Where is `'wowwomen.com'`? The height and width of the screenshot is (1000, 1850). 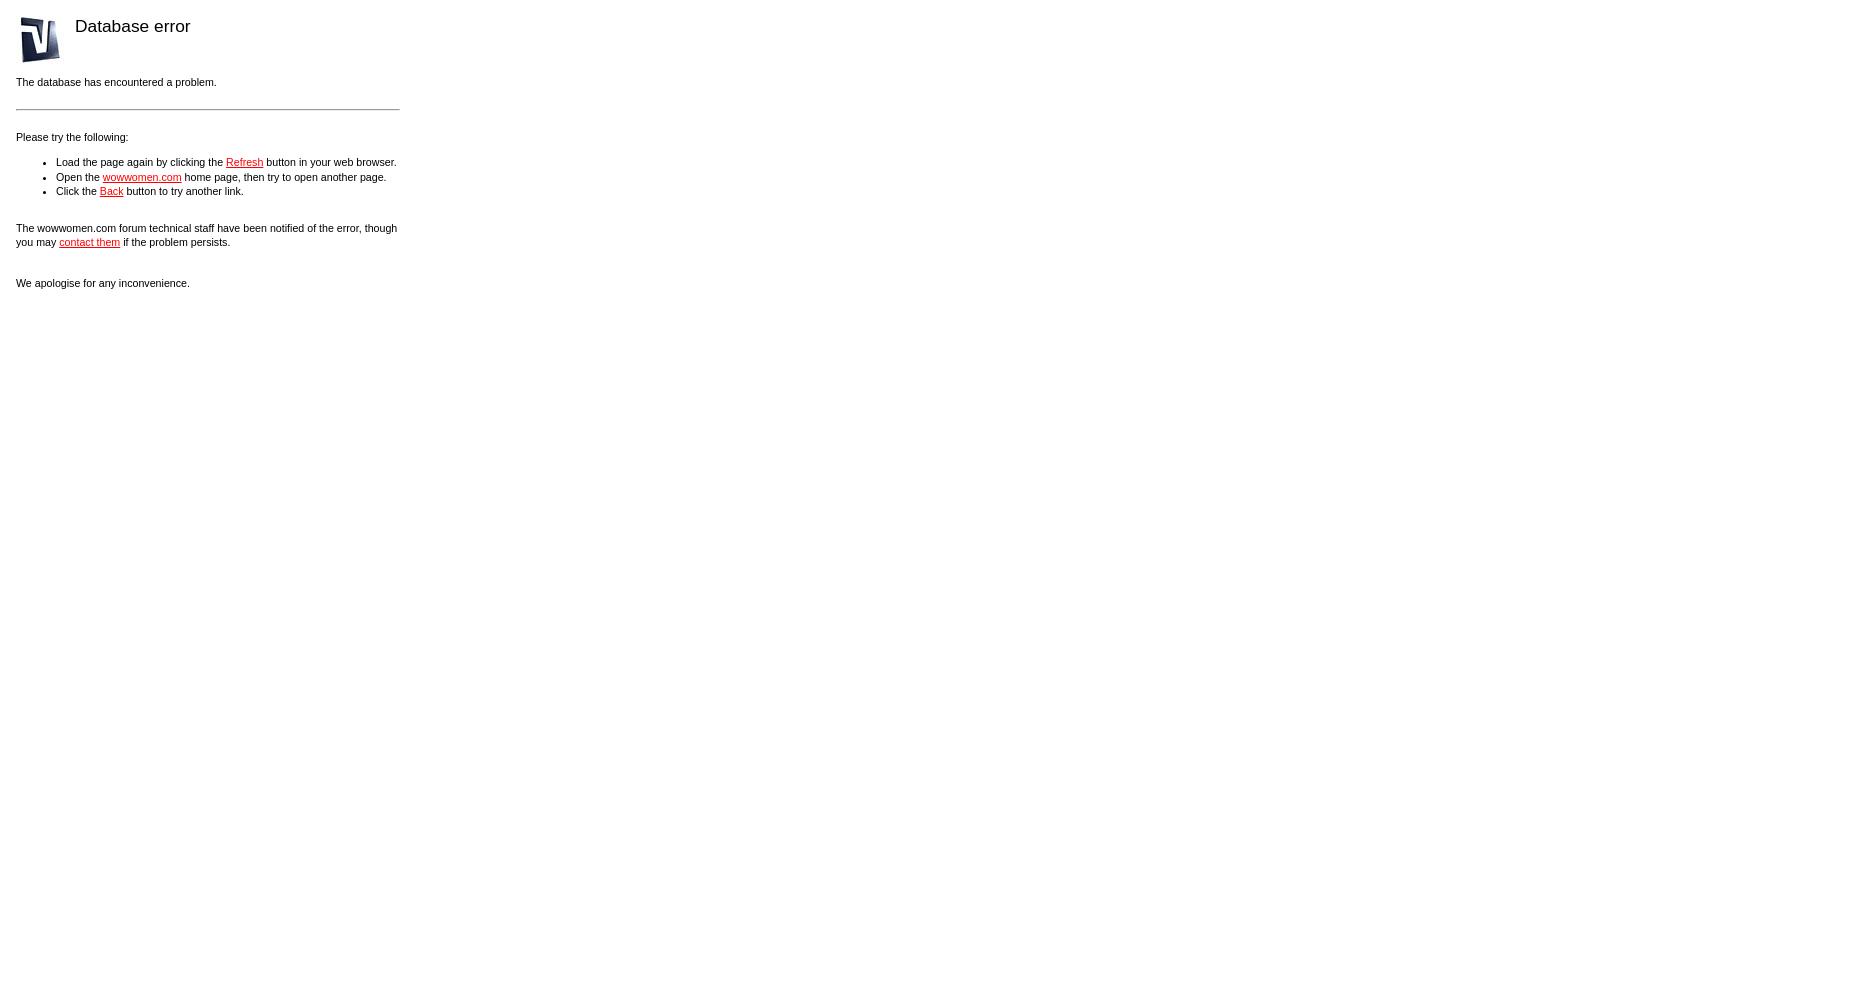
'wowwomen.com' is located at coordinates (140, 176).